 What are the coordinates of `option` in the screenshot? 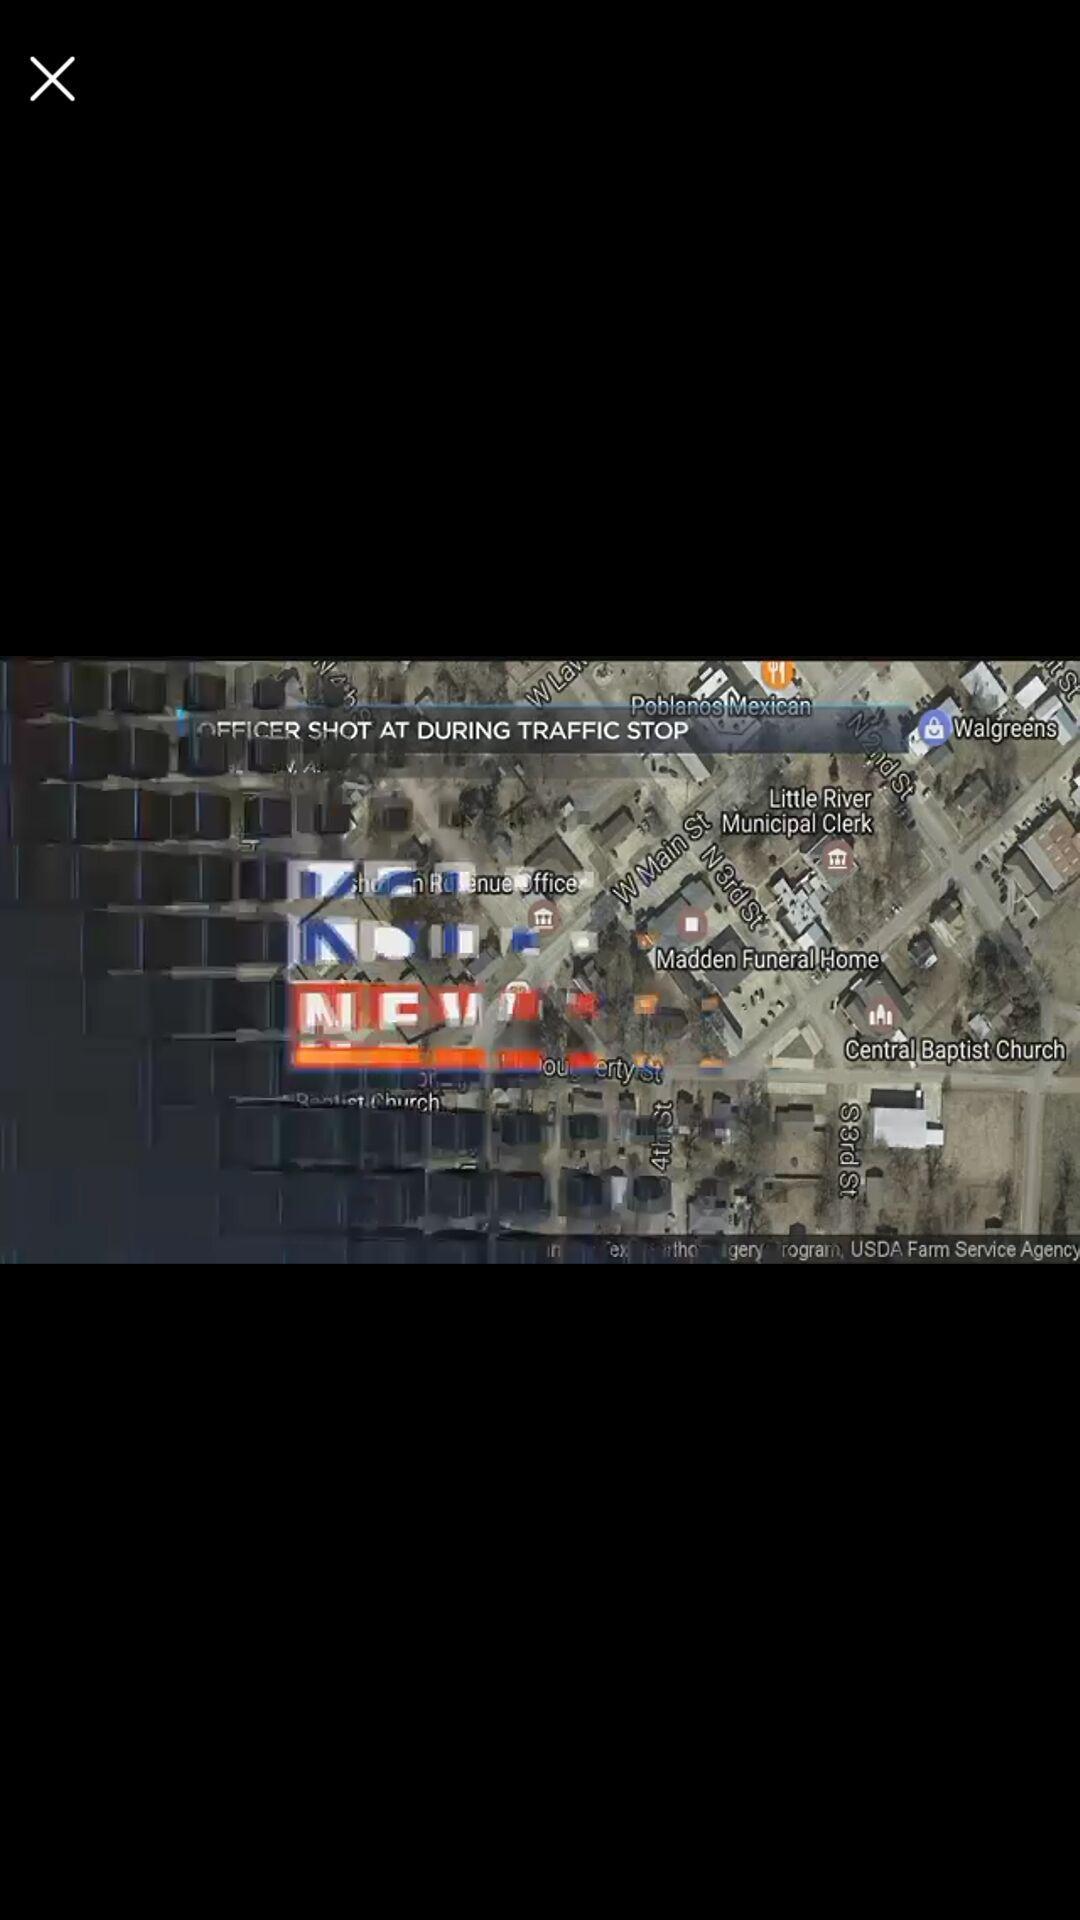 It's located at (51, 78).